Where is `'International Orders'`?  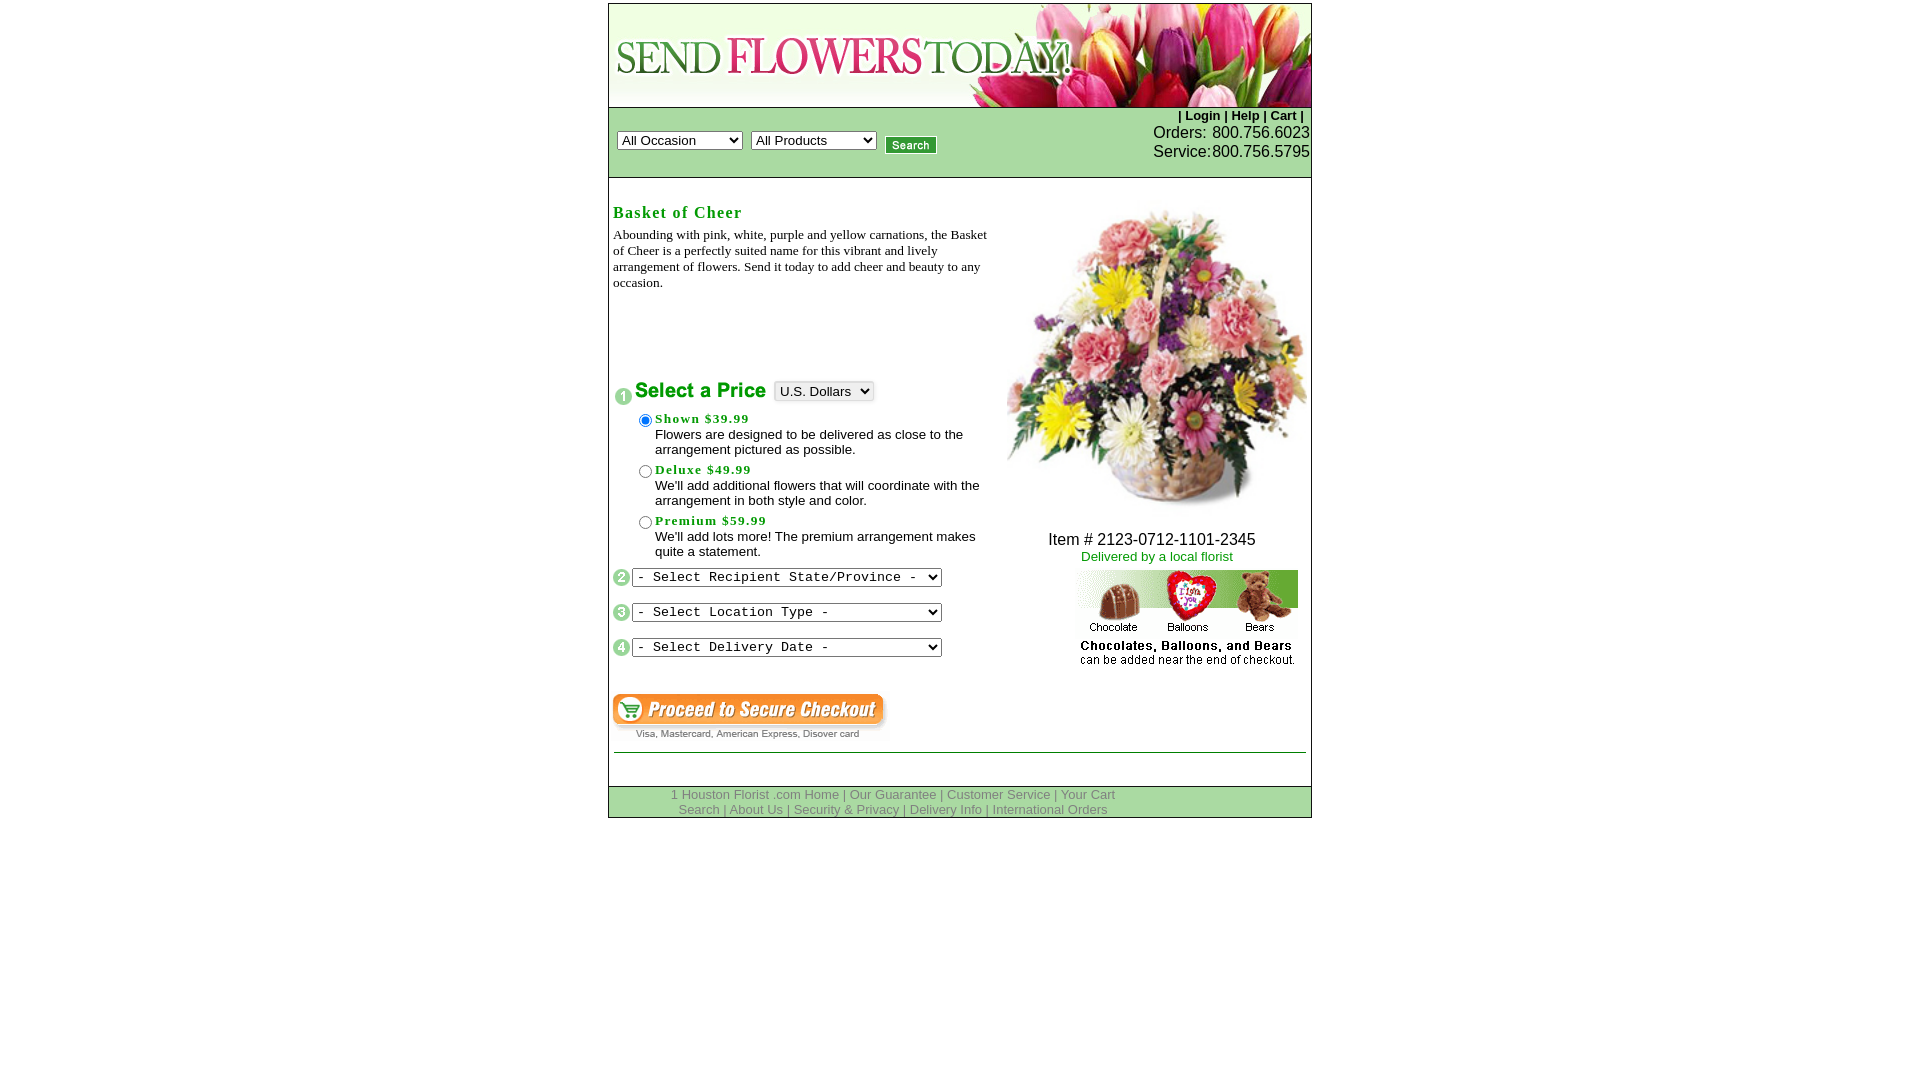
'International Orders' is located at coordinates (993, 808).